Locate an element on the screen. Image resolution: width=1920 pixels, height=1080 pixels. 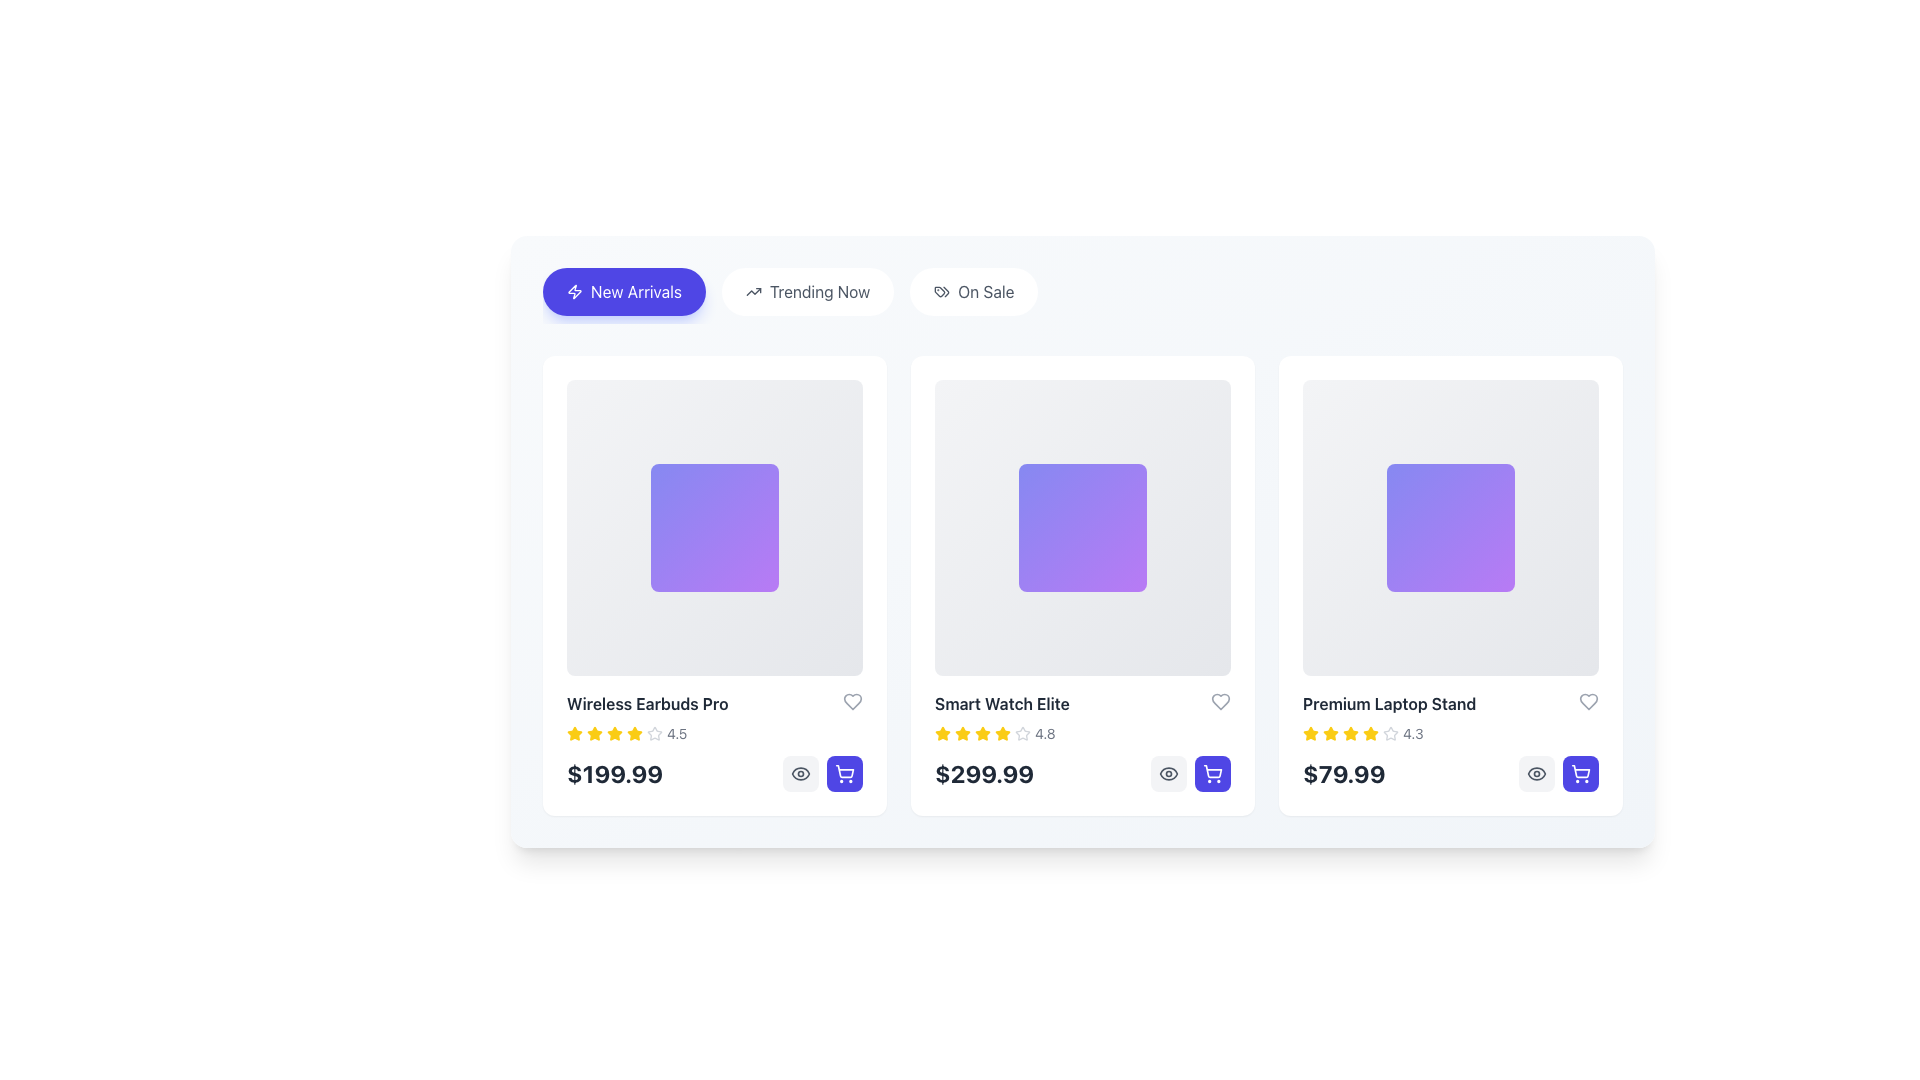
the last star icon in the visual rating system, which indicates an unselected rating state and is located adjacent to the numeric rating text '4.5' is located at coordinates (654, 733).